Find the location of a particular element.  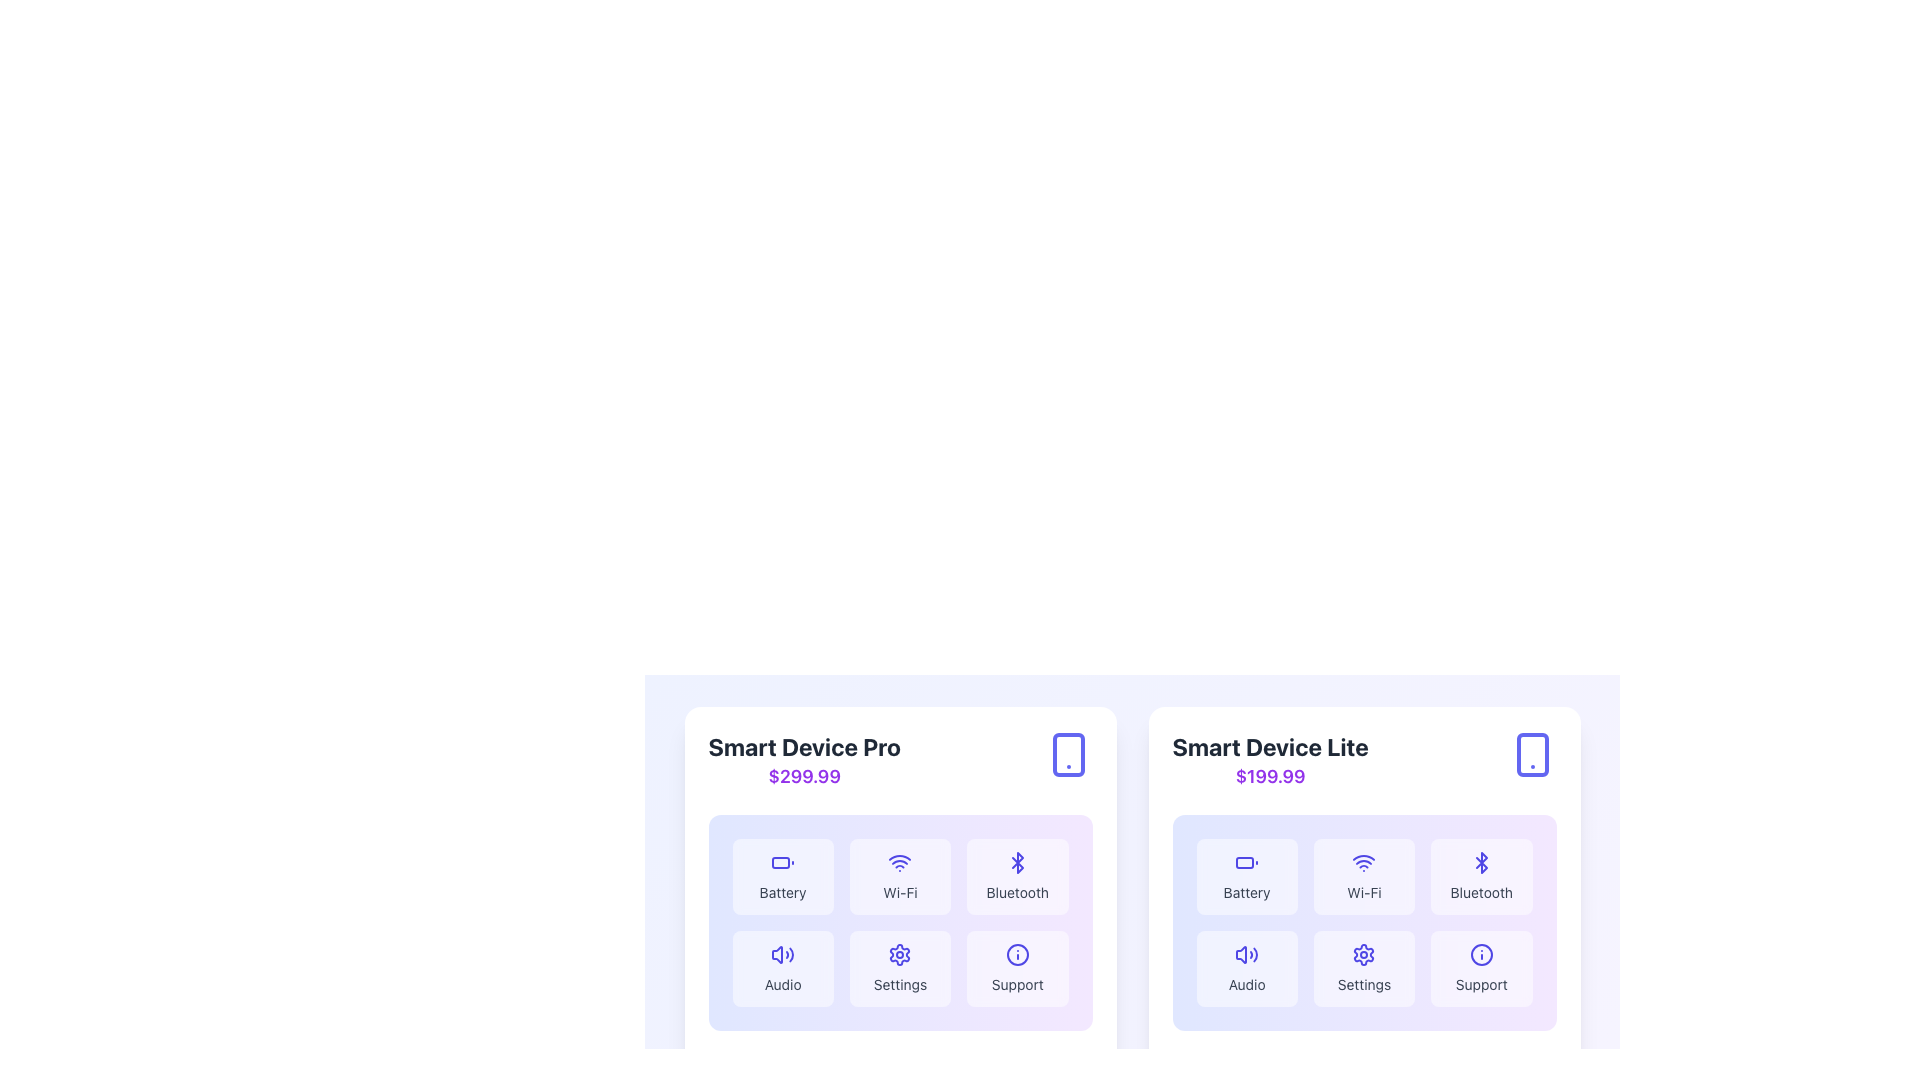

the Bluetooth card-like button element located is located at coordinates (1017, 875).